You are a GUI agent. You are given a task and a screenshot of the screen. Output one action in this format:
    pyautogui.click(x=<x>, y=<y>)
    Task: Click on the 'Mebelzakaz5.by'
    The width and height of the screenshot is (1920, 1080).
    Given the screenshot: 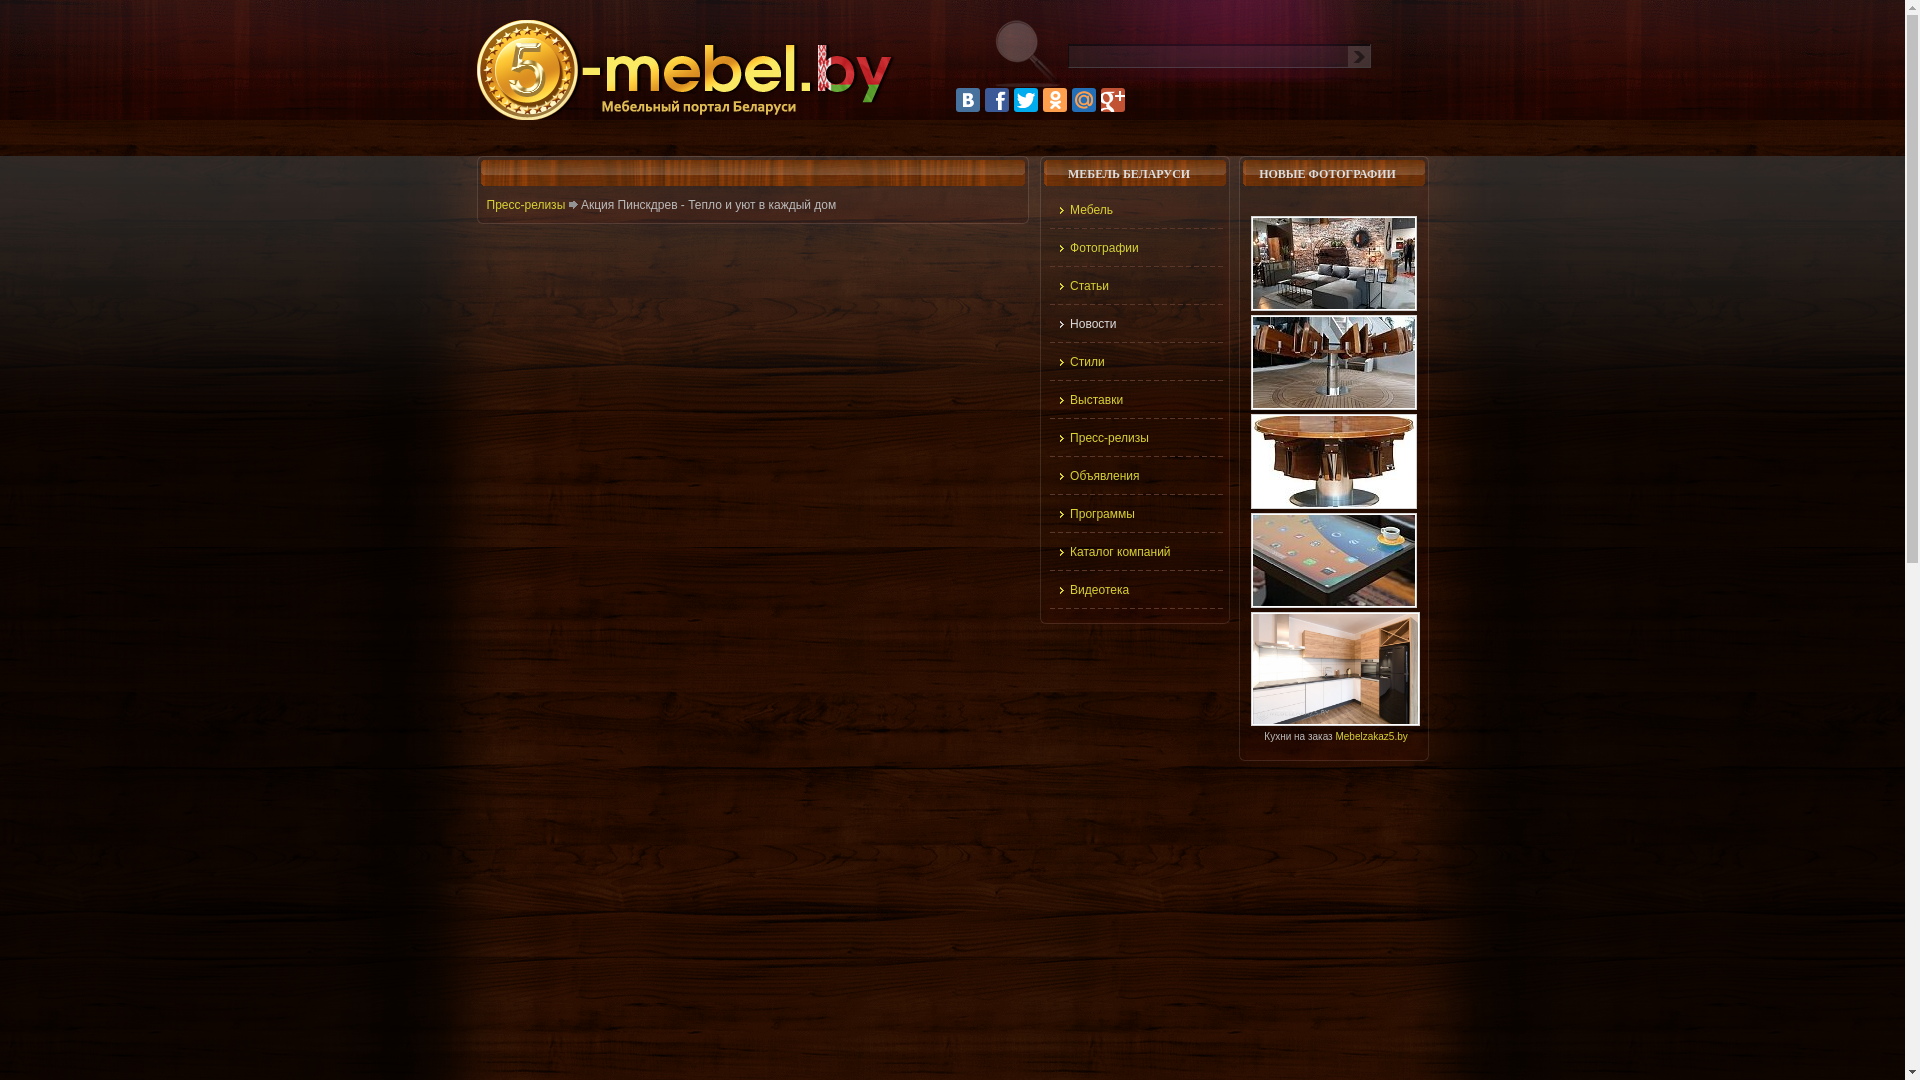 What is the action you would take?
    pyautogui.click(x=1370, y=736)
    